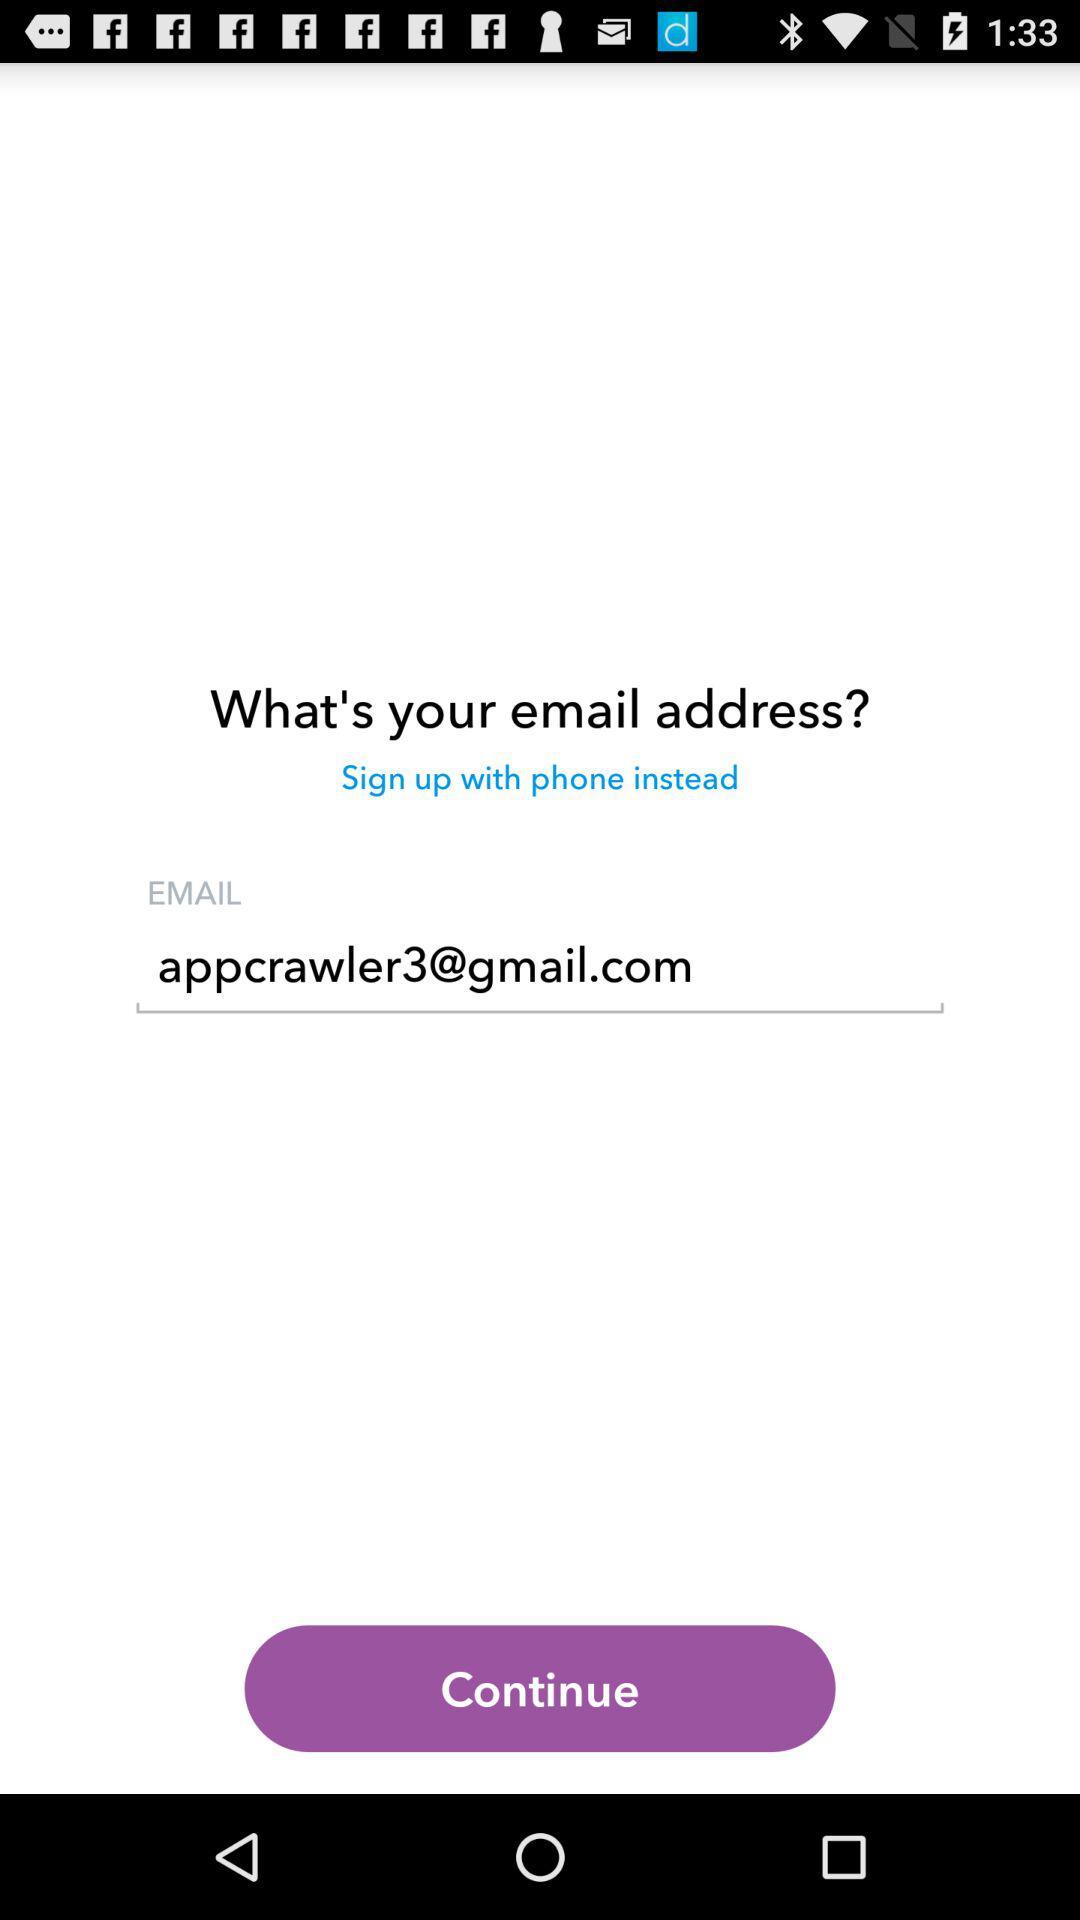 The height and width of the screenshot is (1920, 1080). What do you see at coordinates (540, 786) in the screenshot?
I see `the icon below the what s your item` at bounding box center [540, 786].